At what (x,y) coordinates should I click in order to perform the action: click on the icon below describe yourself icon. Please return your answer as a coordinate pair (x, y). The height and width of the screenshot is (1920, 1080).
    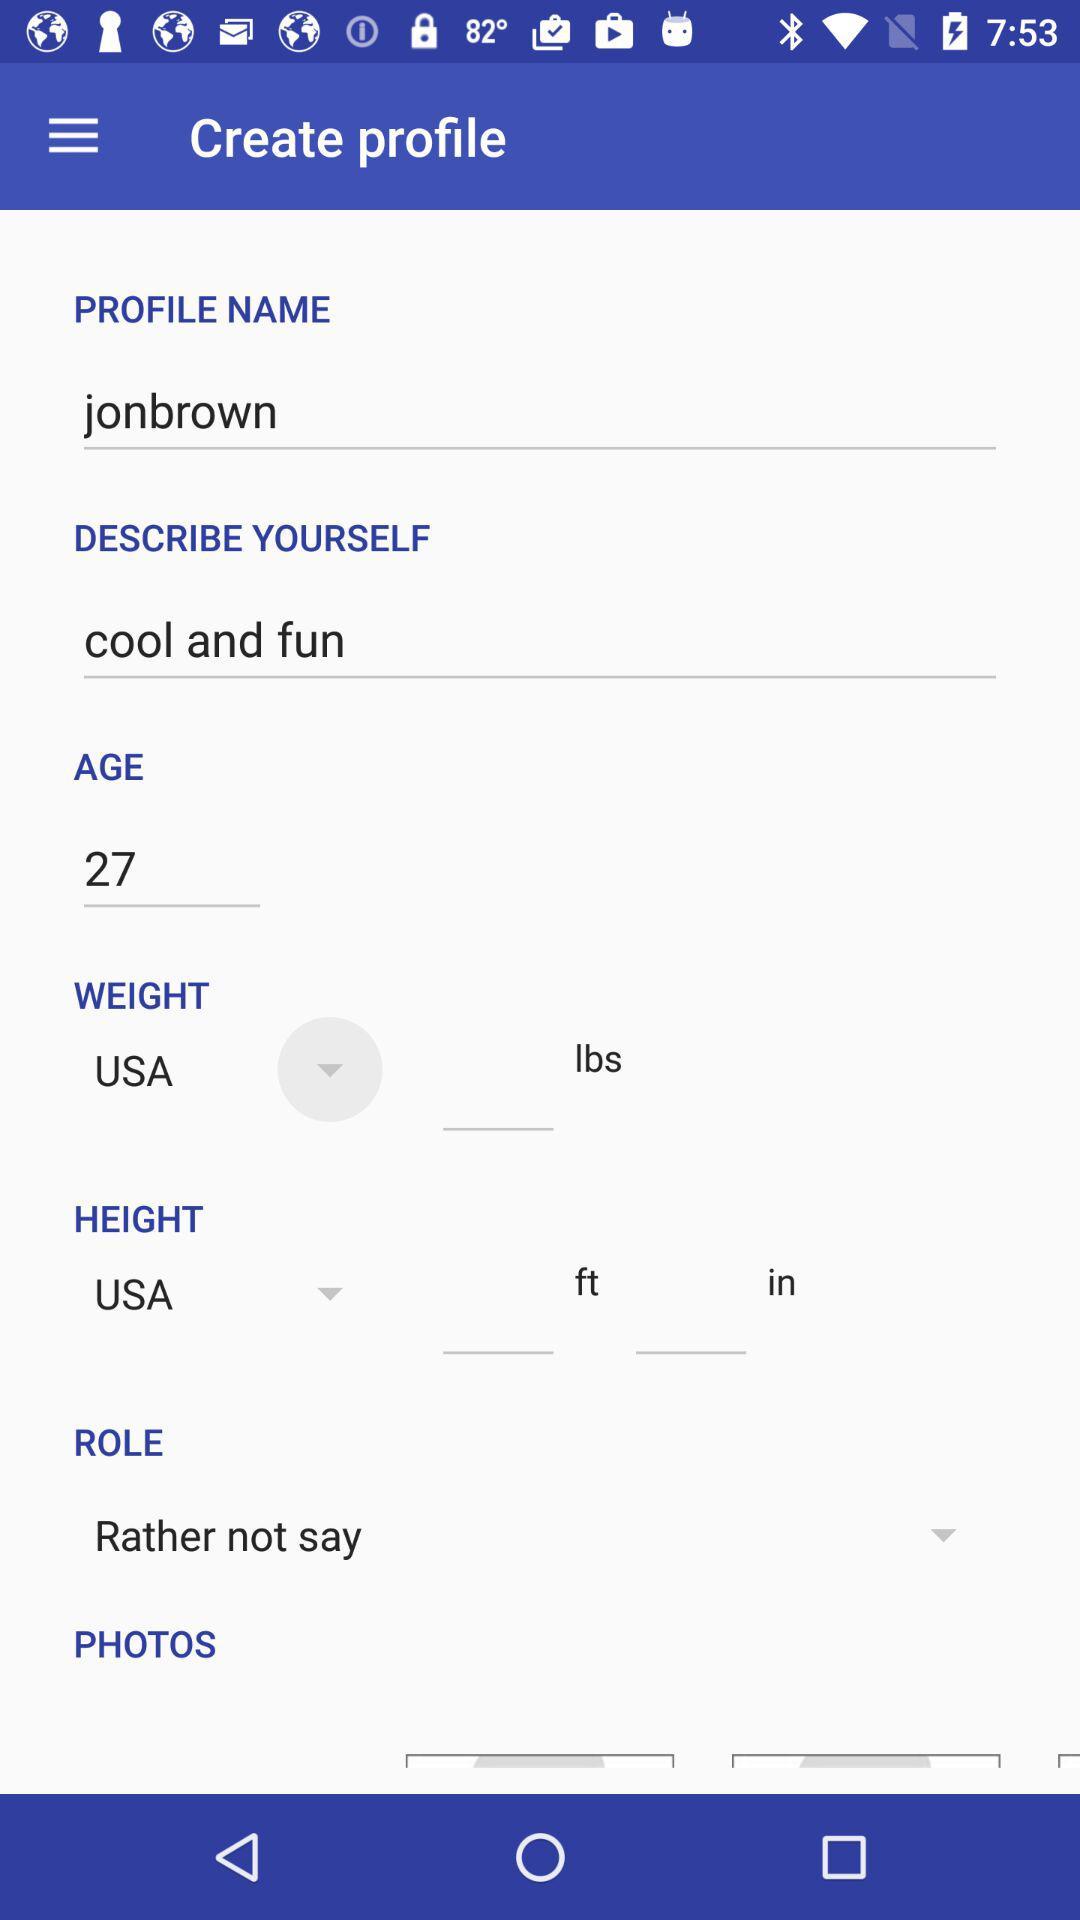
    Looking at the image, I should click on (540, 638).